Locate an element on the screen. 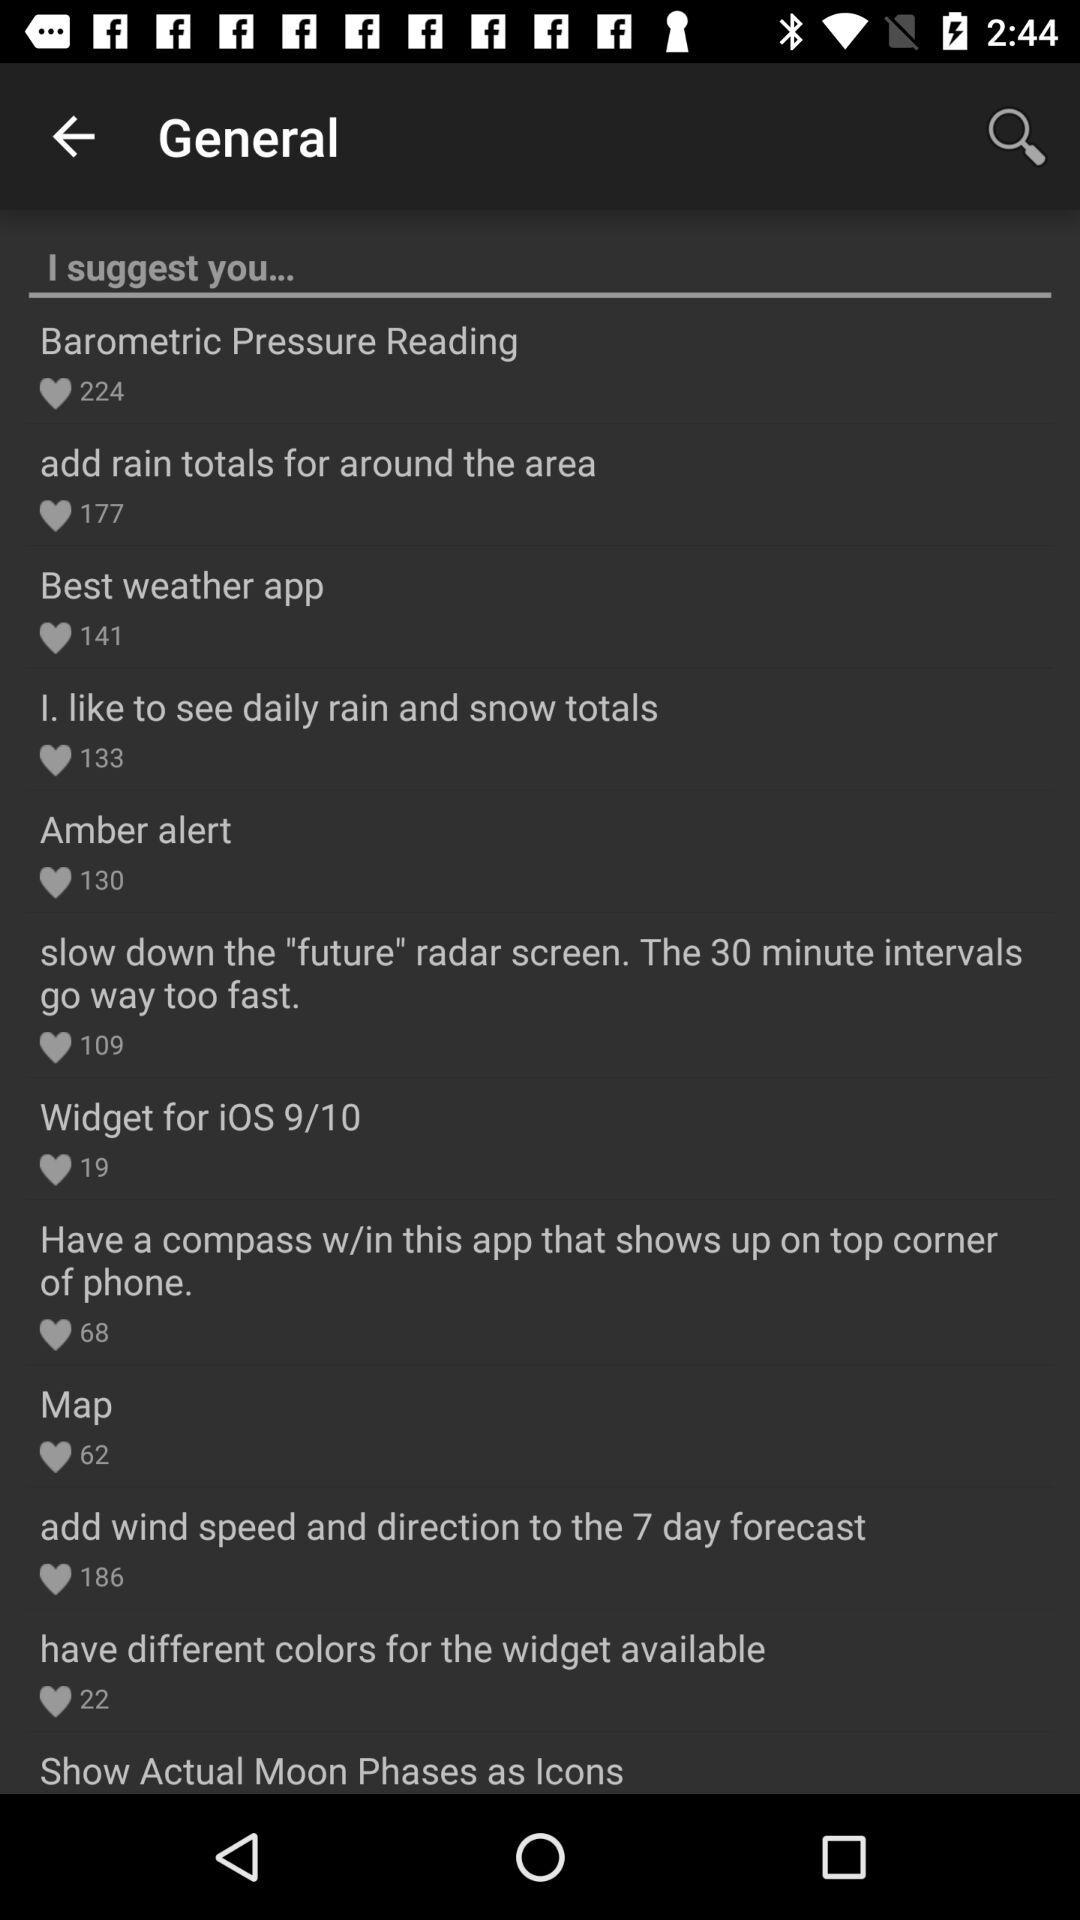  icon to the left of the 186 is located at coordinates (54, 1578).